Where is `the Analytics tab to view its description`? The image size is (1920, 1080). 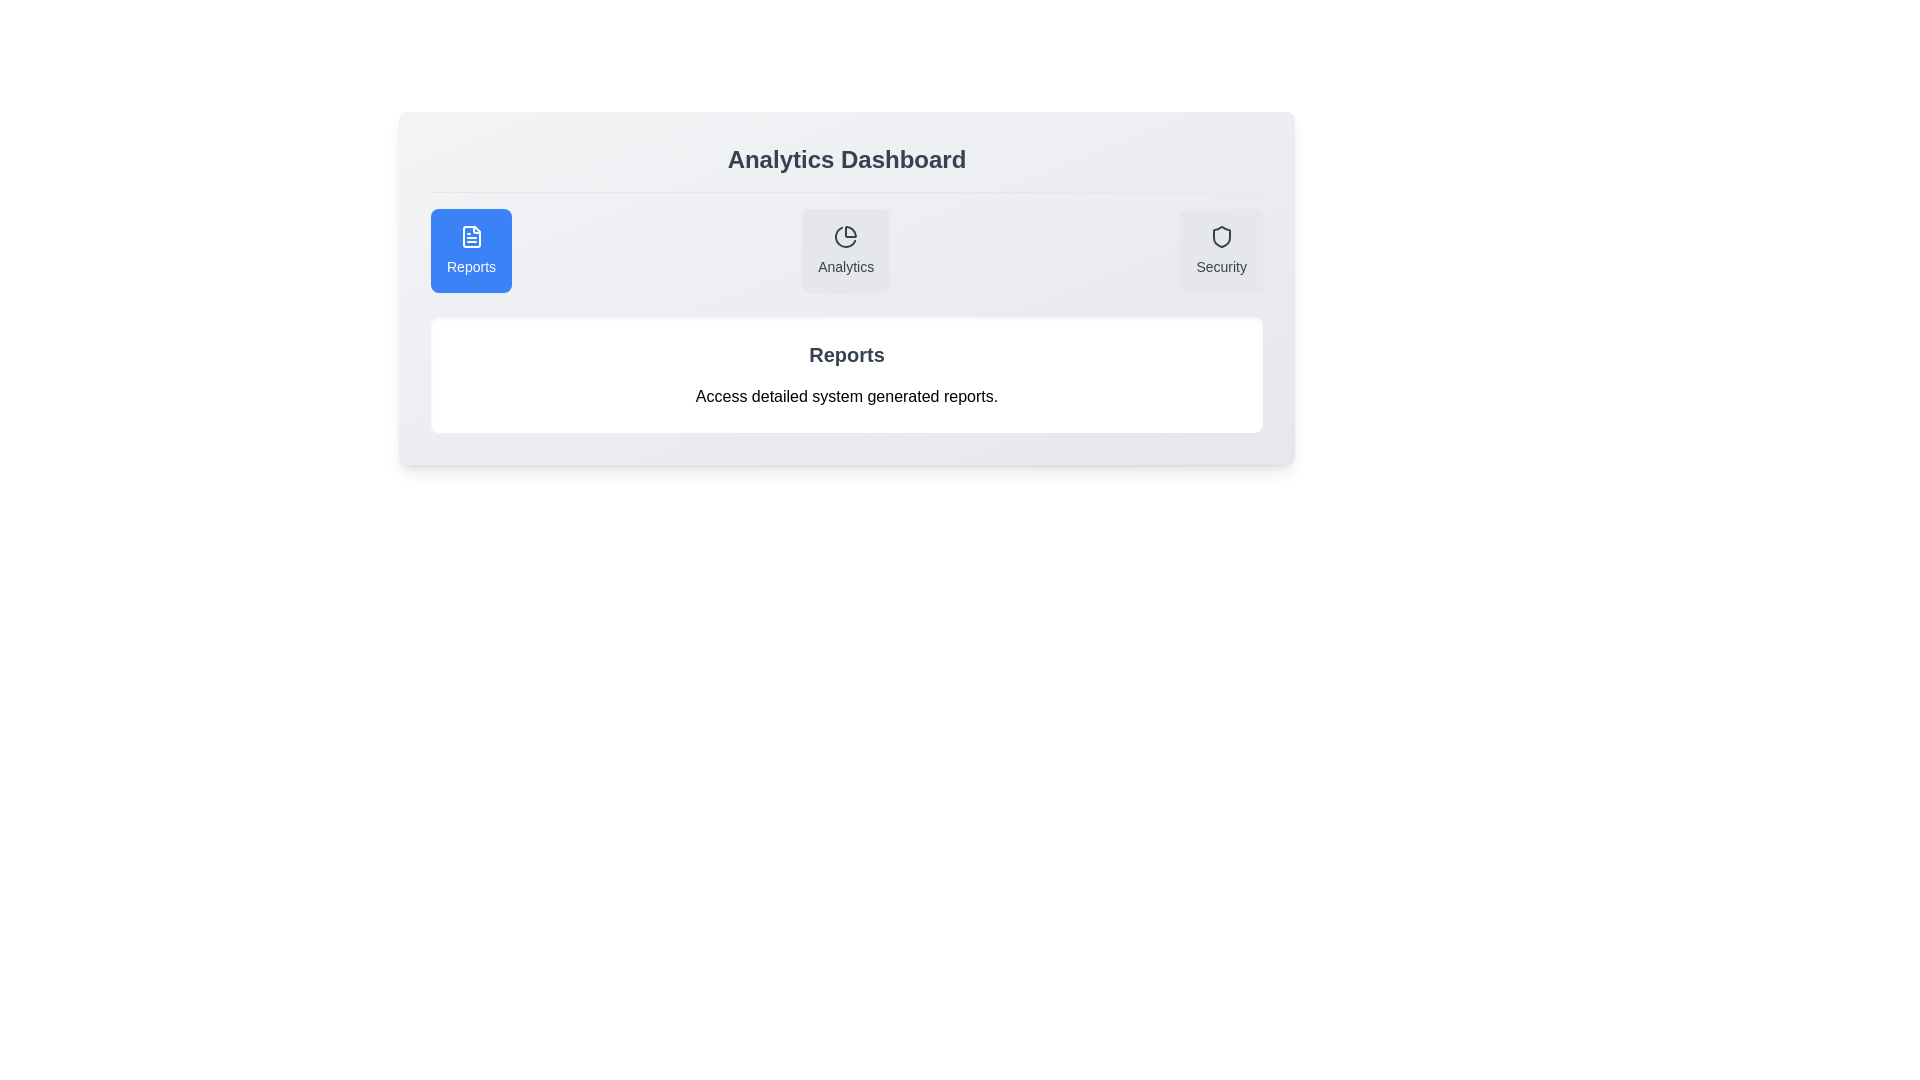 the Analytics tab to view its description is located at coordinates (846, 249).